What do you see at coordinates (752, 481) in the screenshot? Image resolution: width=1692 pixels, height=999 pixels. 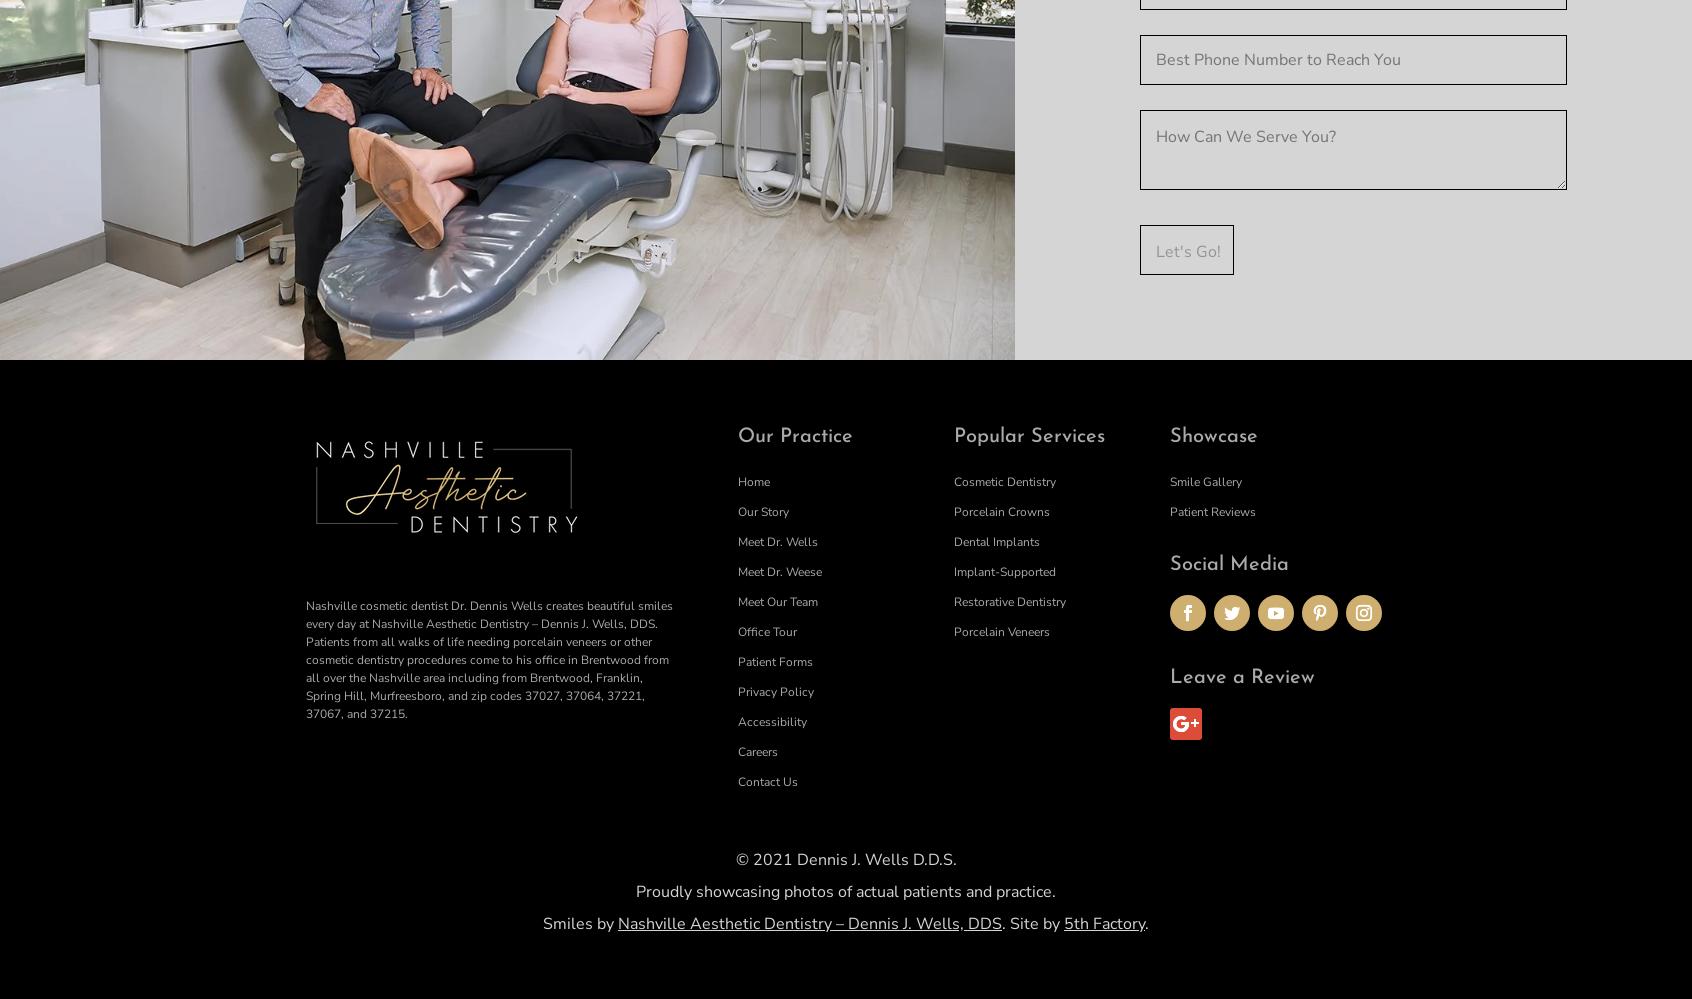 I see `'Home'` at bounding box center [752, 481].